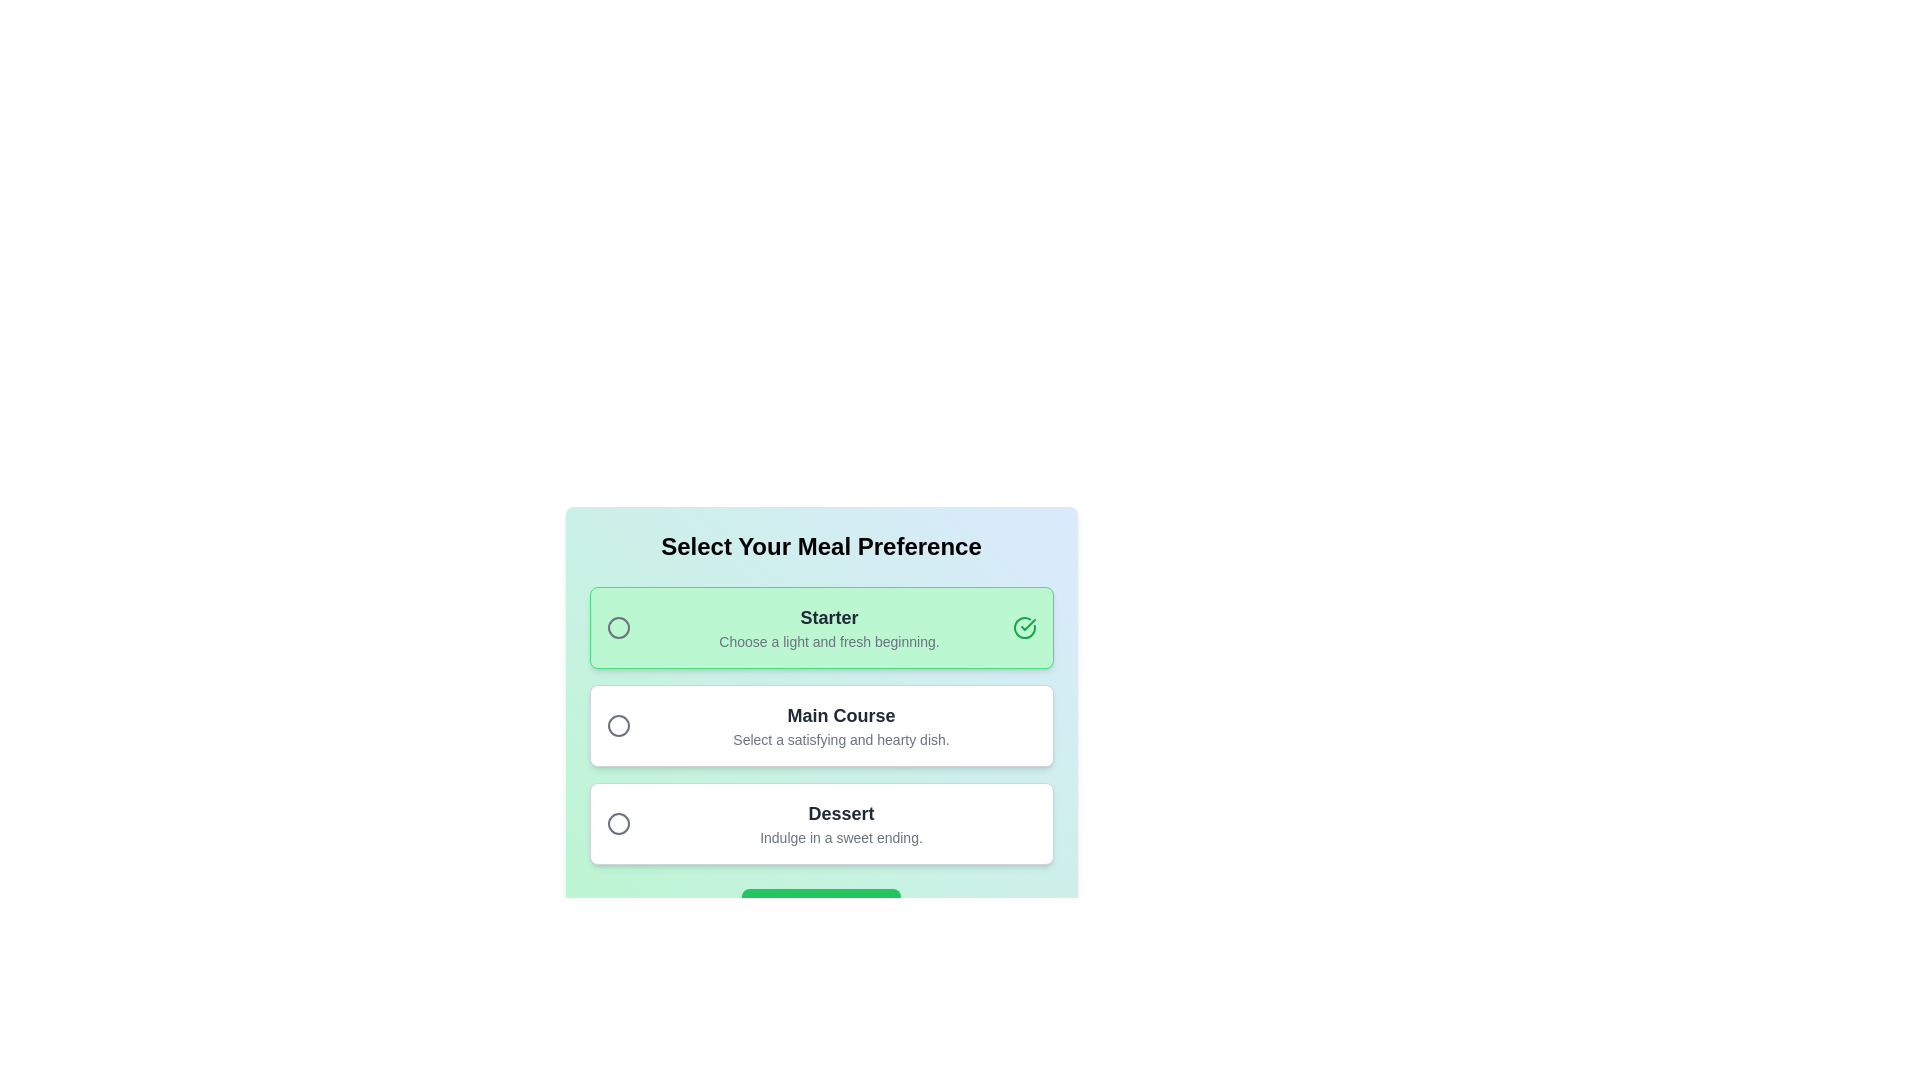 This screenshot has height=1080, width=1920. I want to click on the text element that contains 'Choose a light and fresh beginning,' which is styled in grey and positioned directly beneath the bold title 'Starter' within a light-green rectangular background, so click(829, 641).